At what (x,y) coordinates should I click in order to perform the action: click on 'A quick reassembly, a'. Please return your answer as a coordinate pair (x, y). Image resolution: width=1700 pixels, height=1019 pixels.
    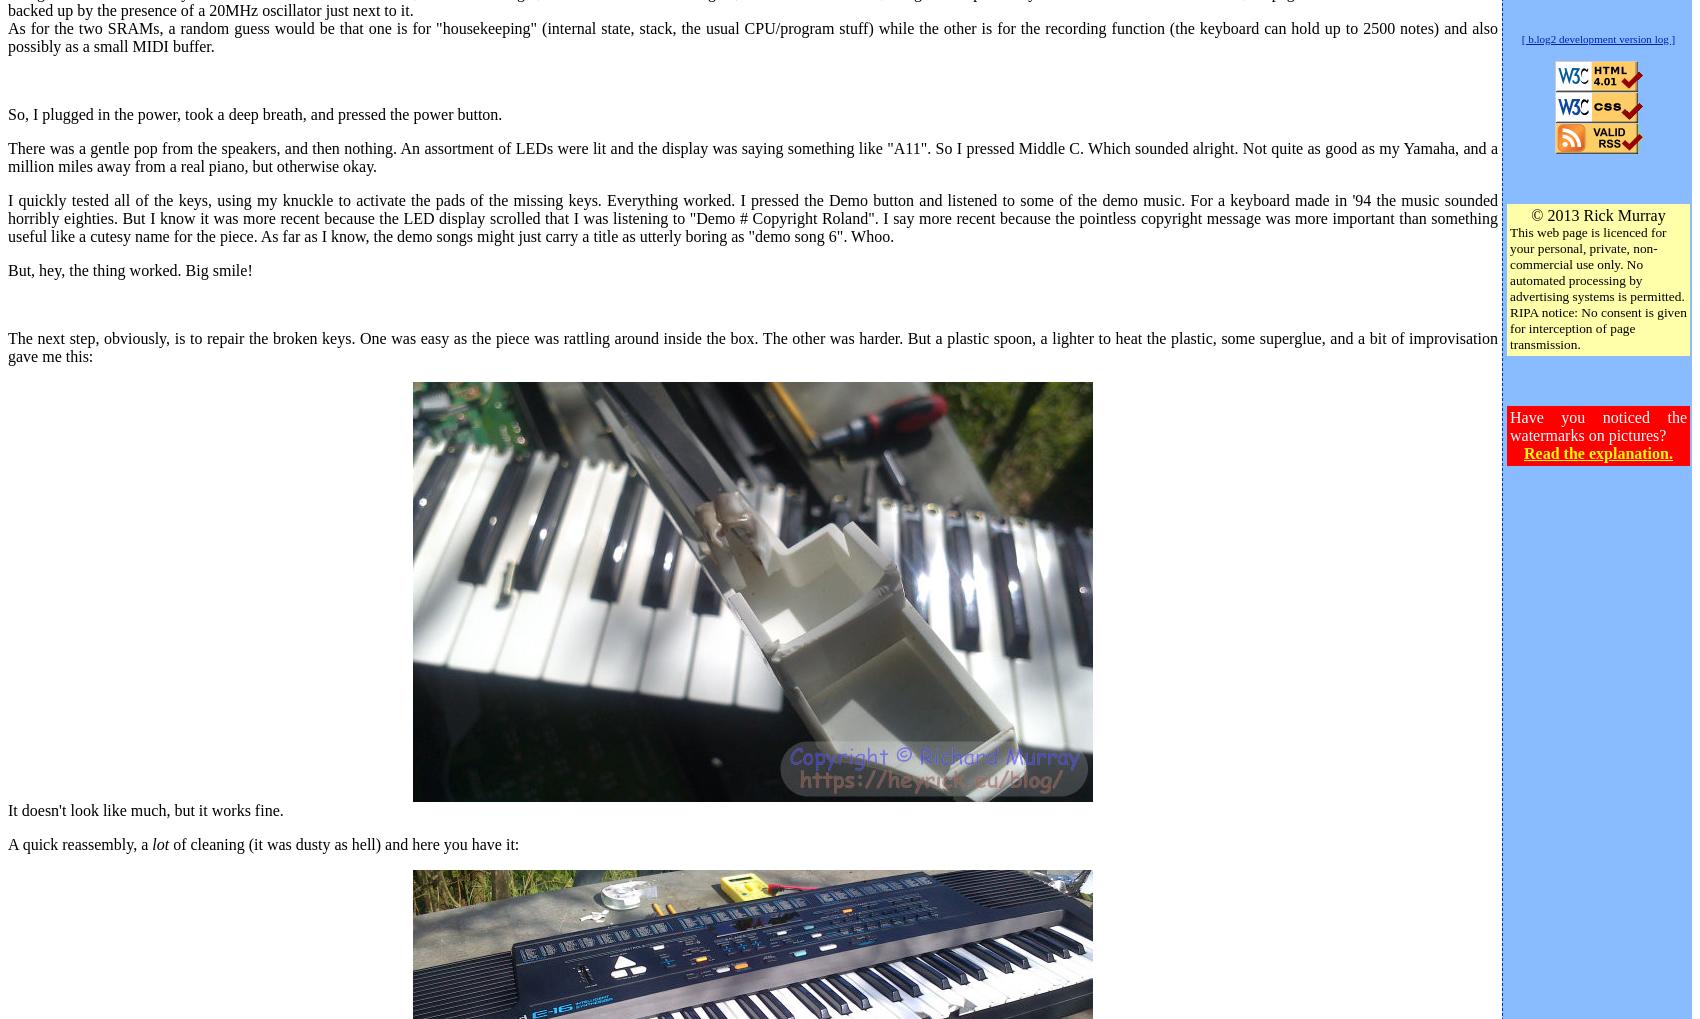
    Looking at the image, I should click on (7, 842).